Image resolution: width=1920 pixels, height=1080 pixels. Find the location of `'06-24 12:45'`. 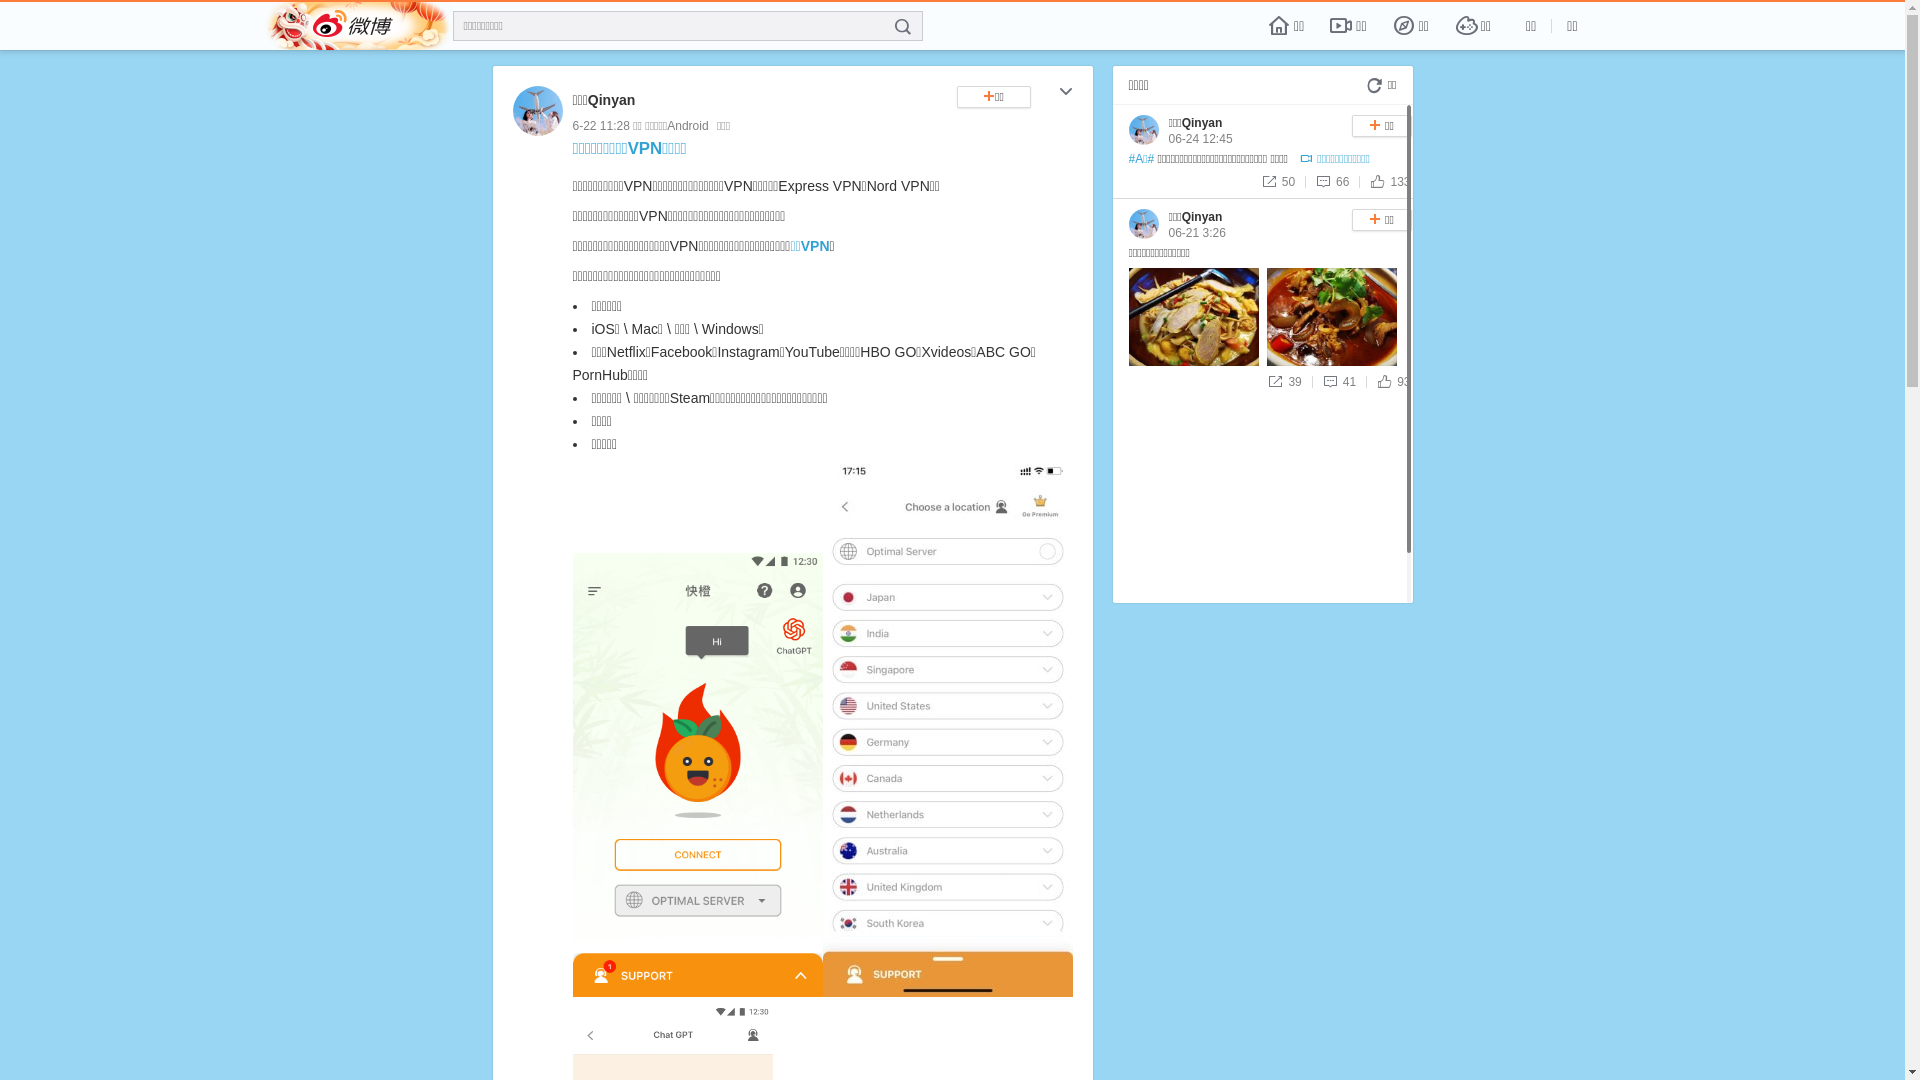

'06-24 12:45' is located at coordinates (1200, 137).